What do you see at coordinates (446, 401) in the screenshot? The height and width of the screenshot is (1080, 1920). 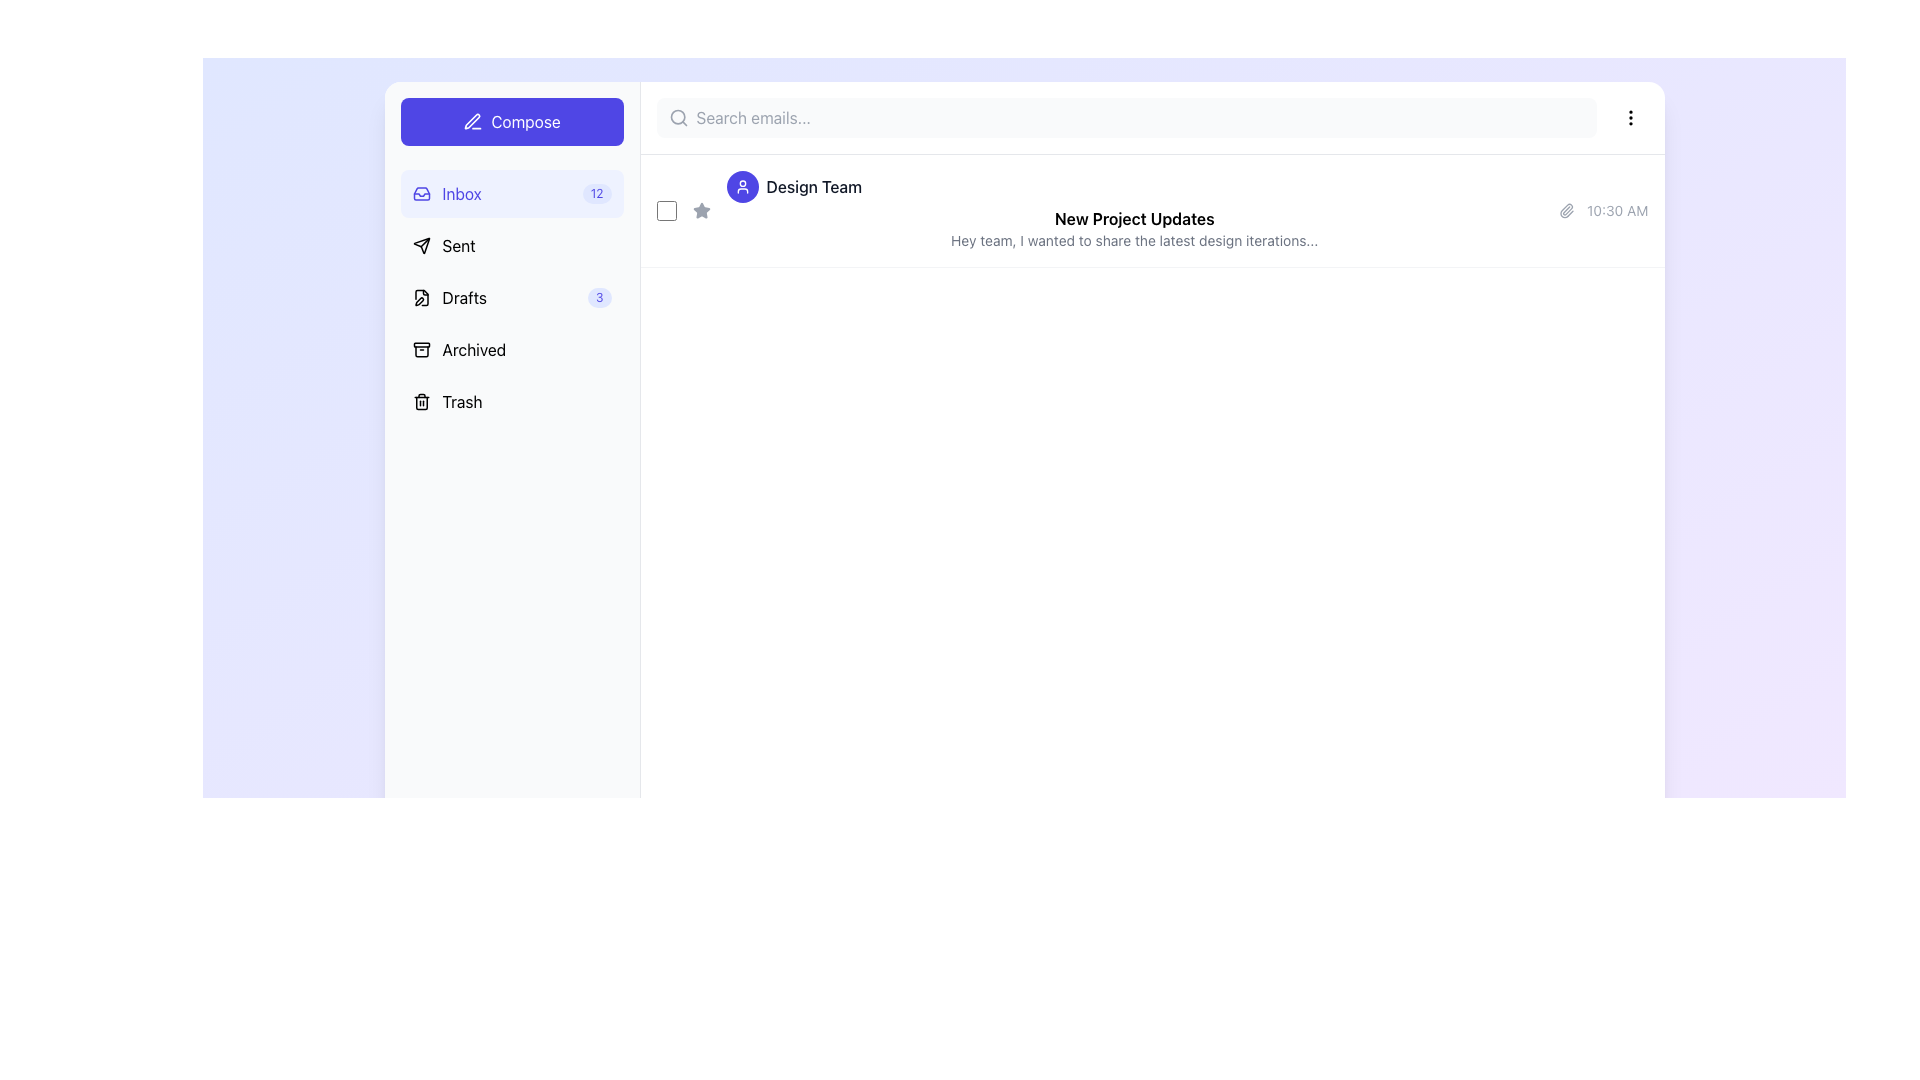 I see `the 'Trash' navigation link, which is represented by a trash bin icon and is the last option` at bounding box center [446, 401].